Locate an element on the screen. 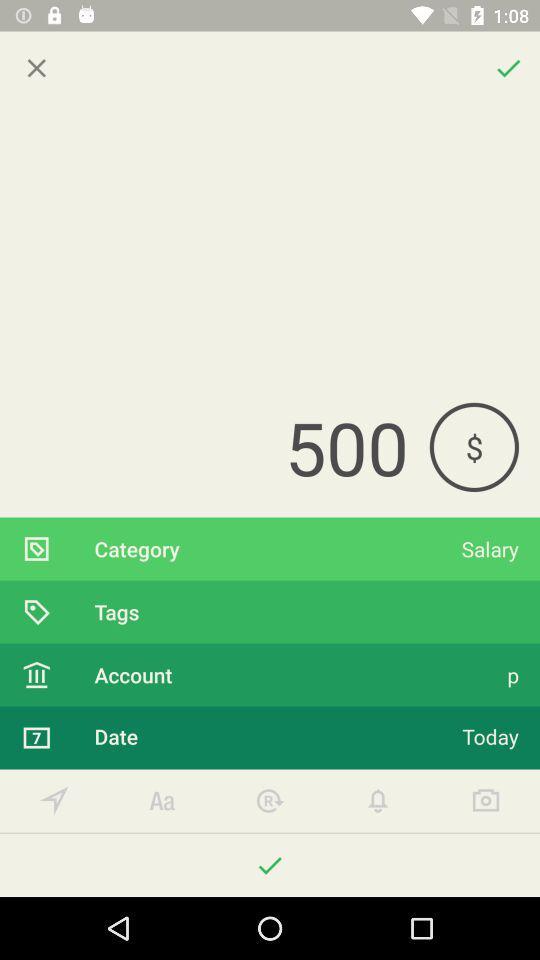 This screenshot has width=540, height=960. refresh content is located at coordinates (270, 801).